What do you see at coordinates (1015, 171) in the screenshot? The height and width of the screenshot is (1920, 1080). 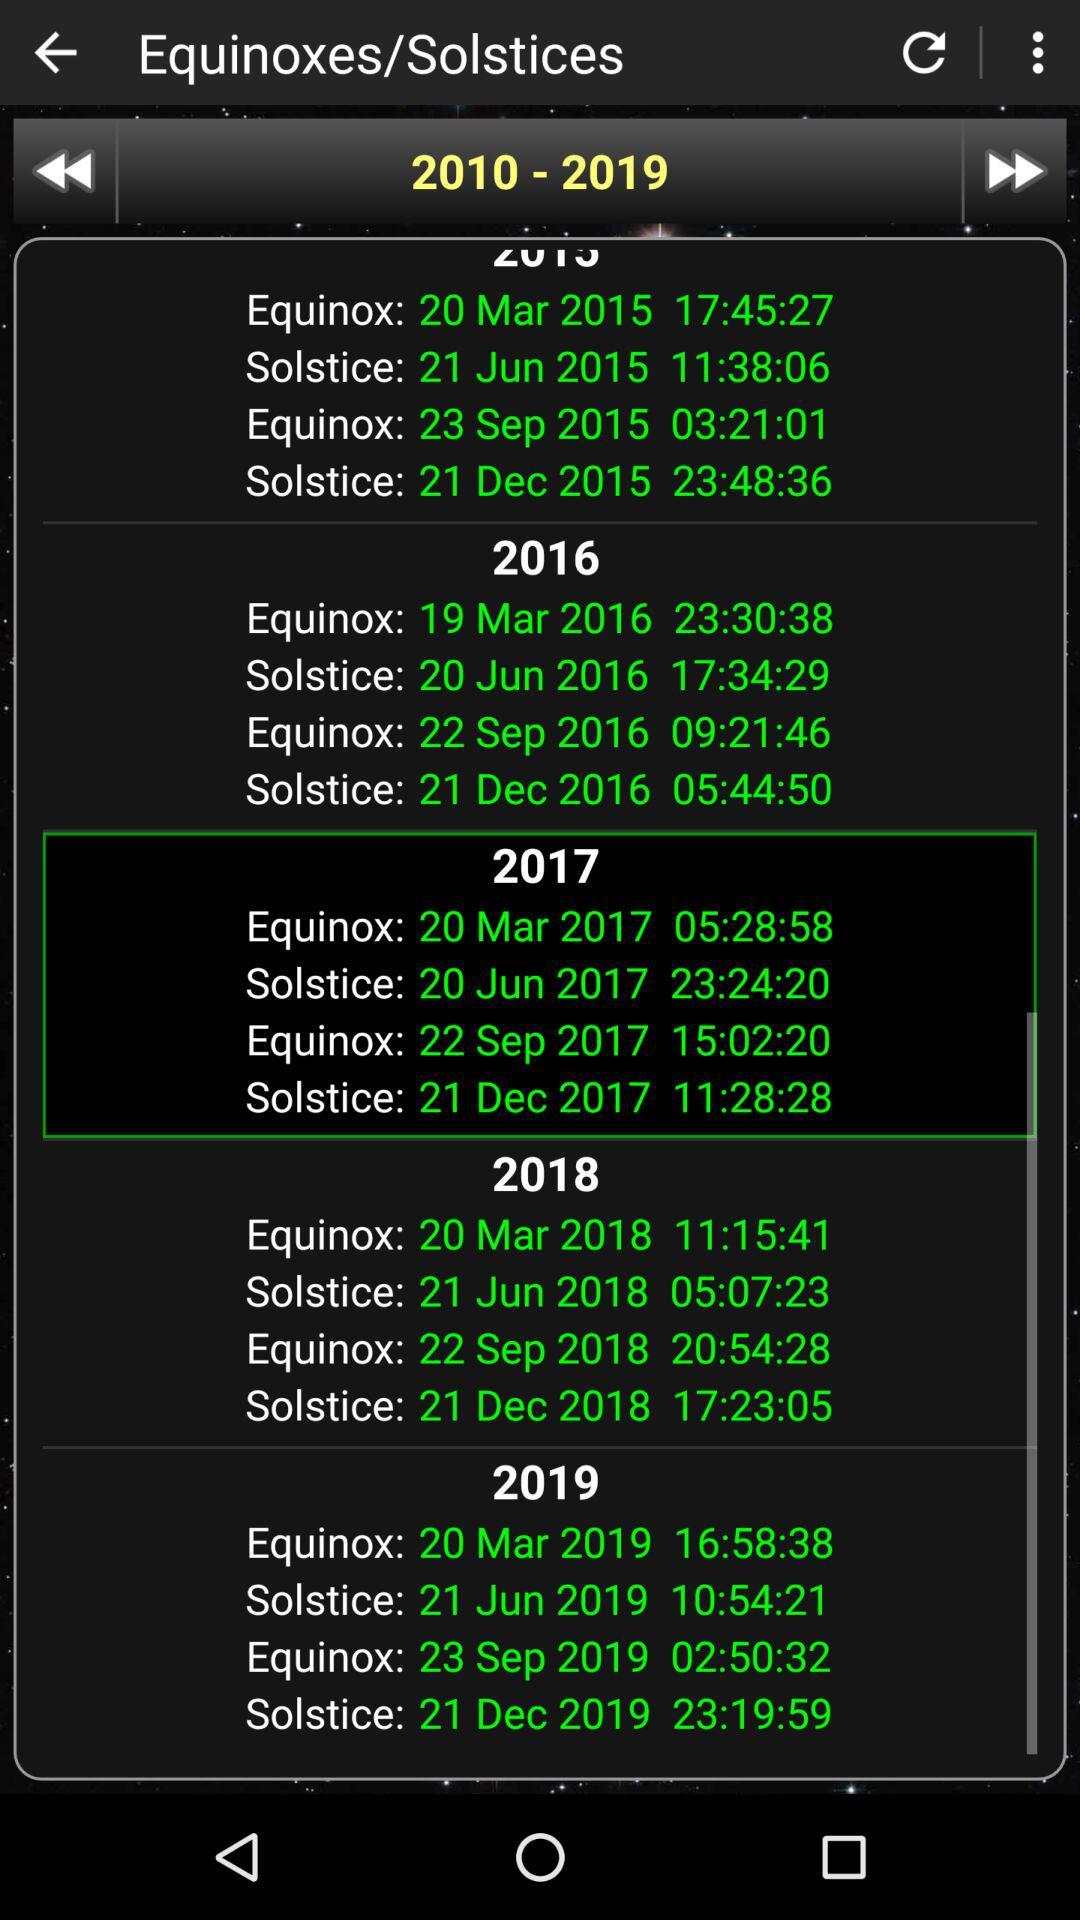 I see `item above the 2015 icon` at bounding box center [1015, 171].